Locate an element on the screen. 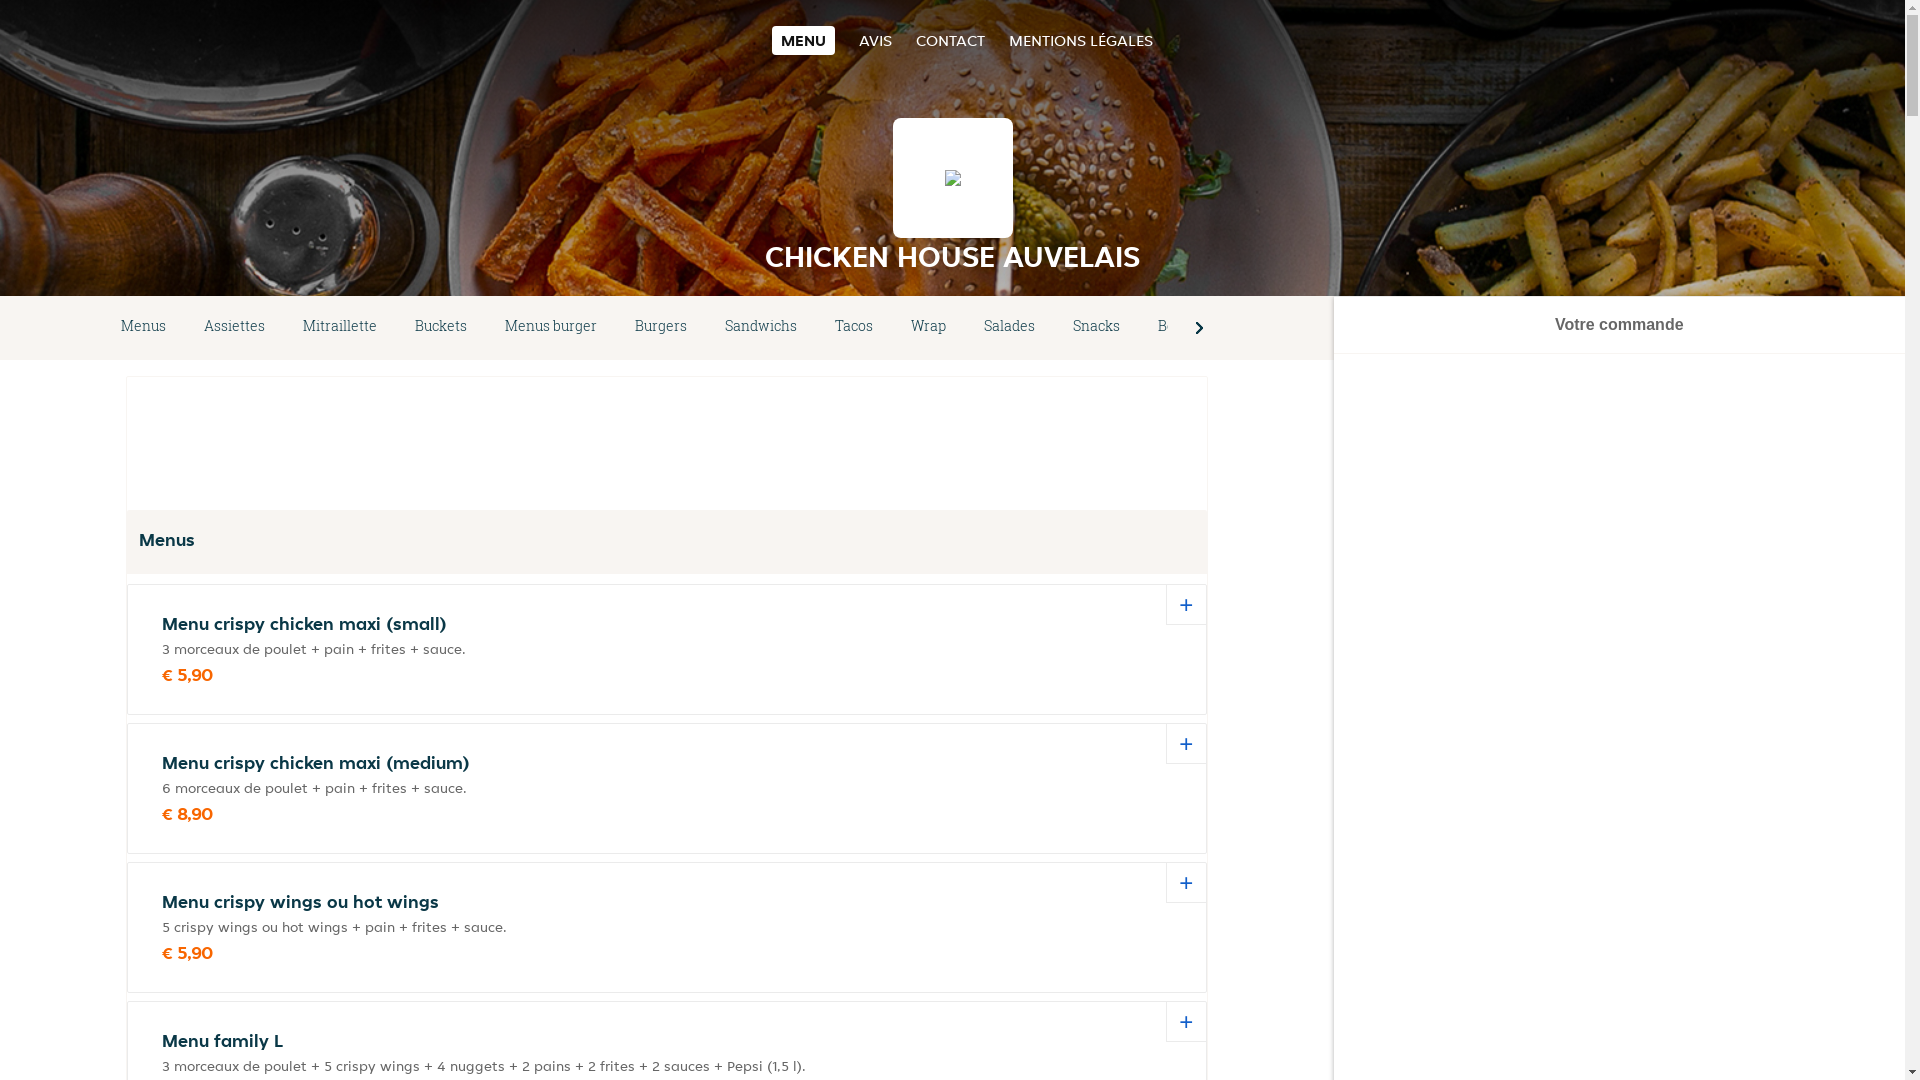  'Boissons' is located at coordinates (1187, 326).